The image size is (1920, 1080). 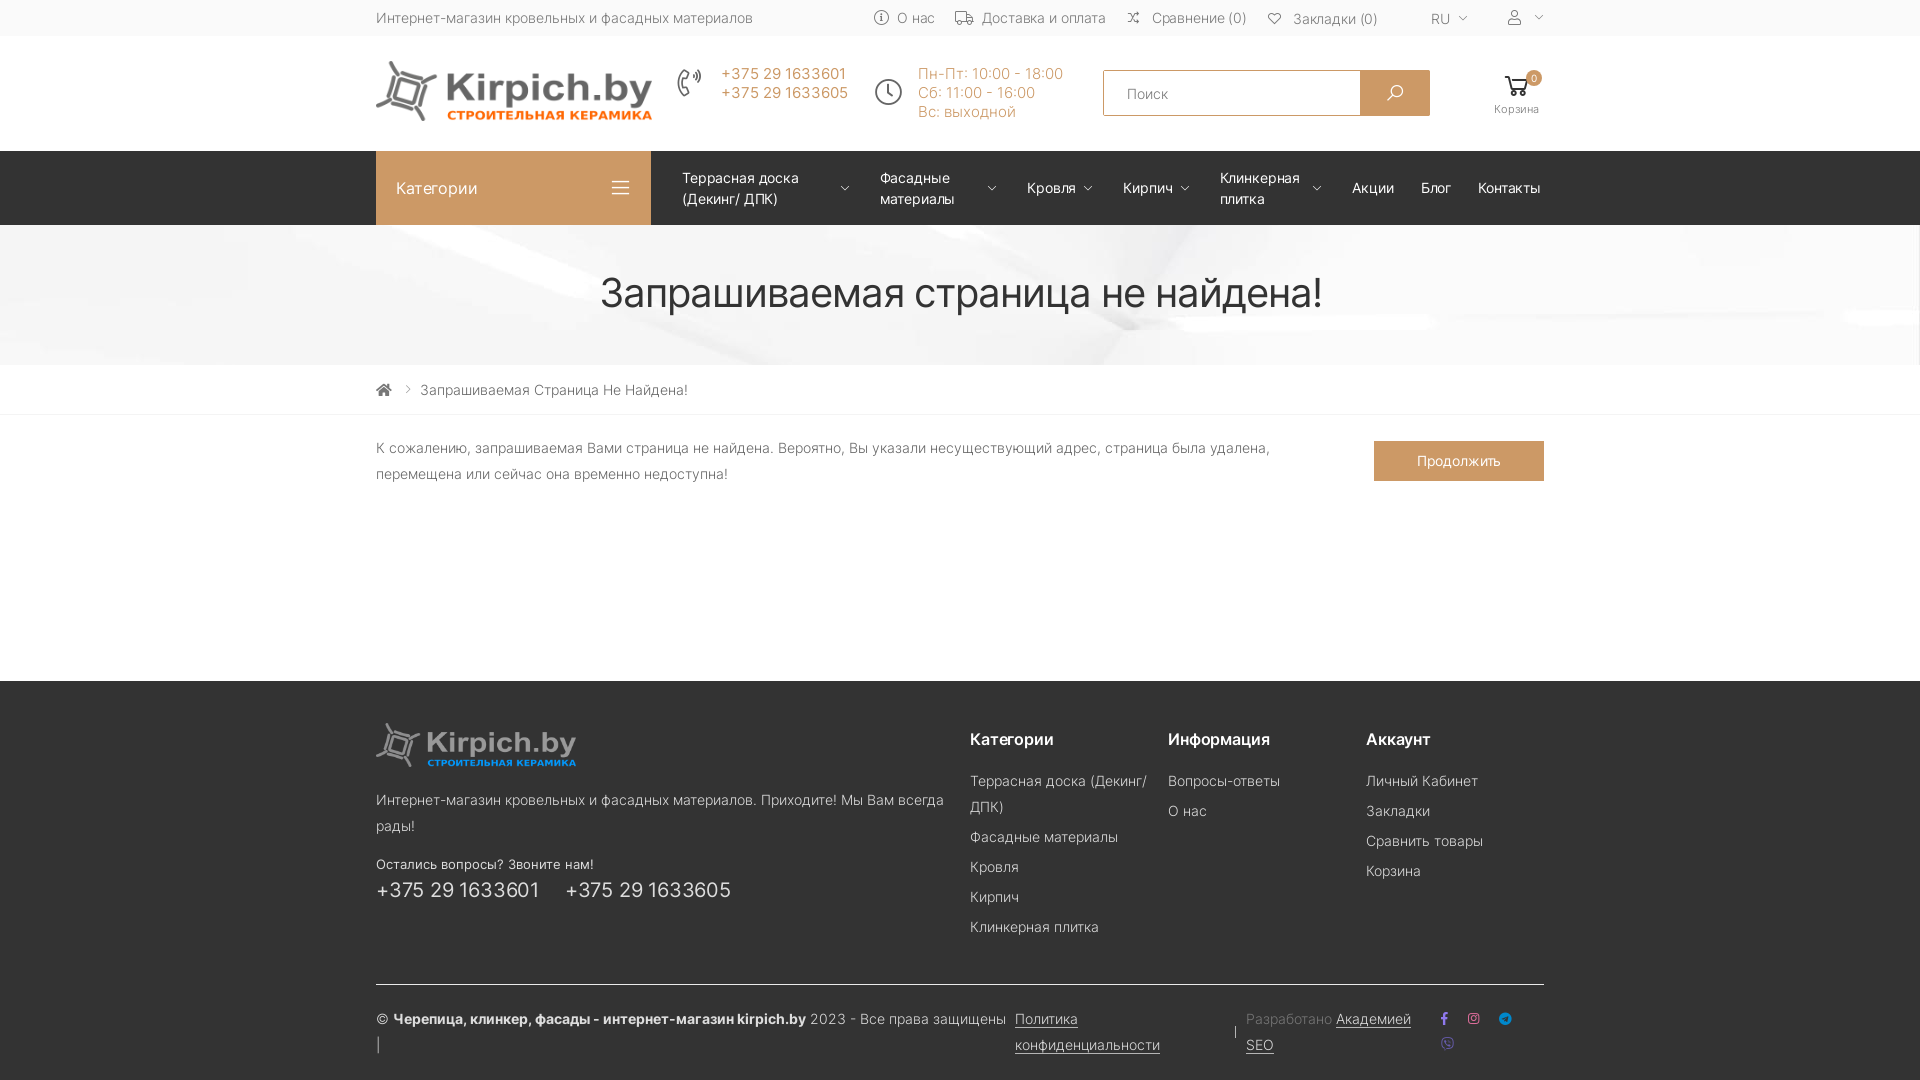 What do you see at coordinates (456, 889) in the screenshot?
I see `'+375 29 1633601'` at bounding box center [456, 889].